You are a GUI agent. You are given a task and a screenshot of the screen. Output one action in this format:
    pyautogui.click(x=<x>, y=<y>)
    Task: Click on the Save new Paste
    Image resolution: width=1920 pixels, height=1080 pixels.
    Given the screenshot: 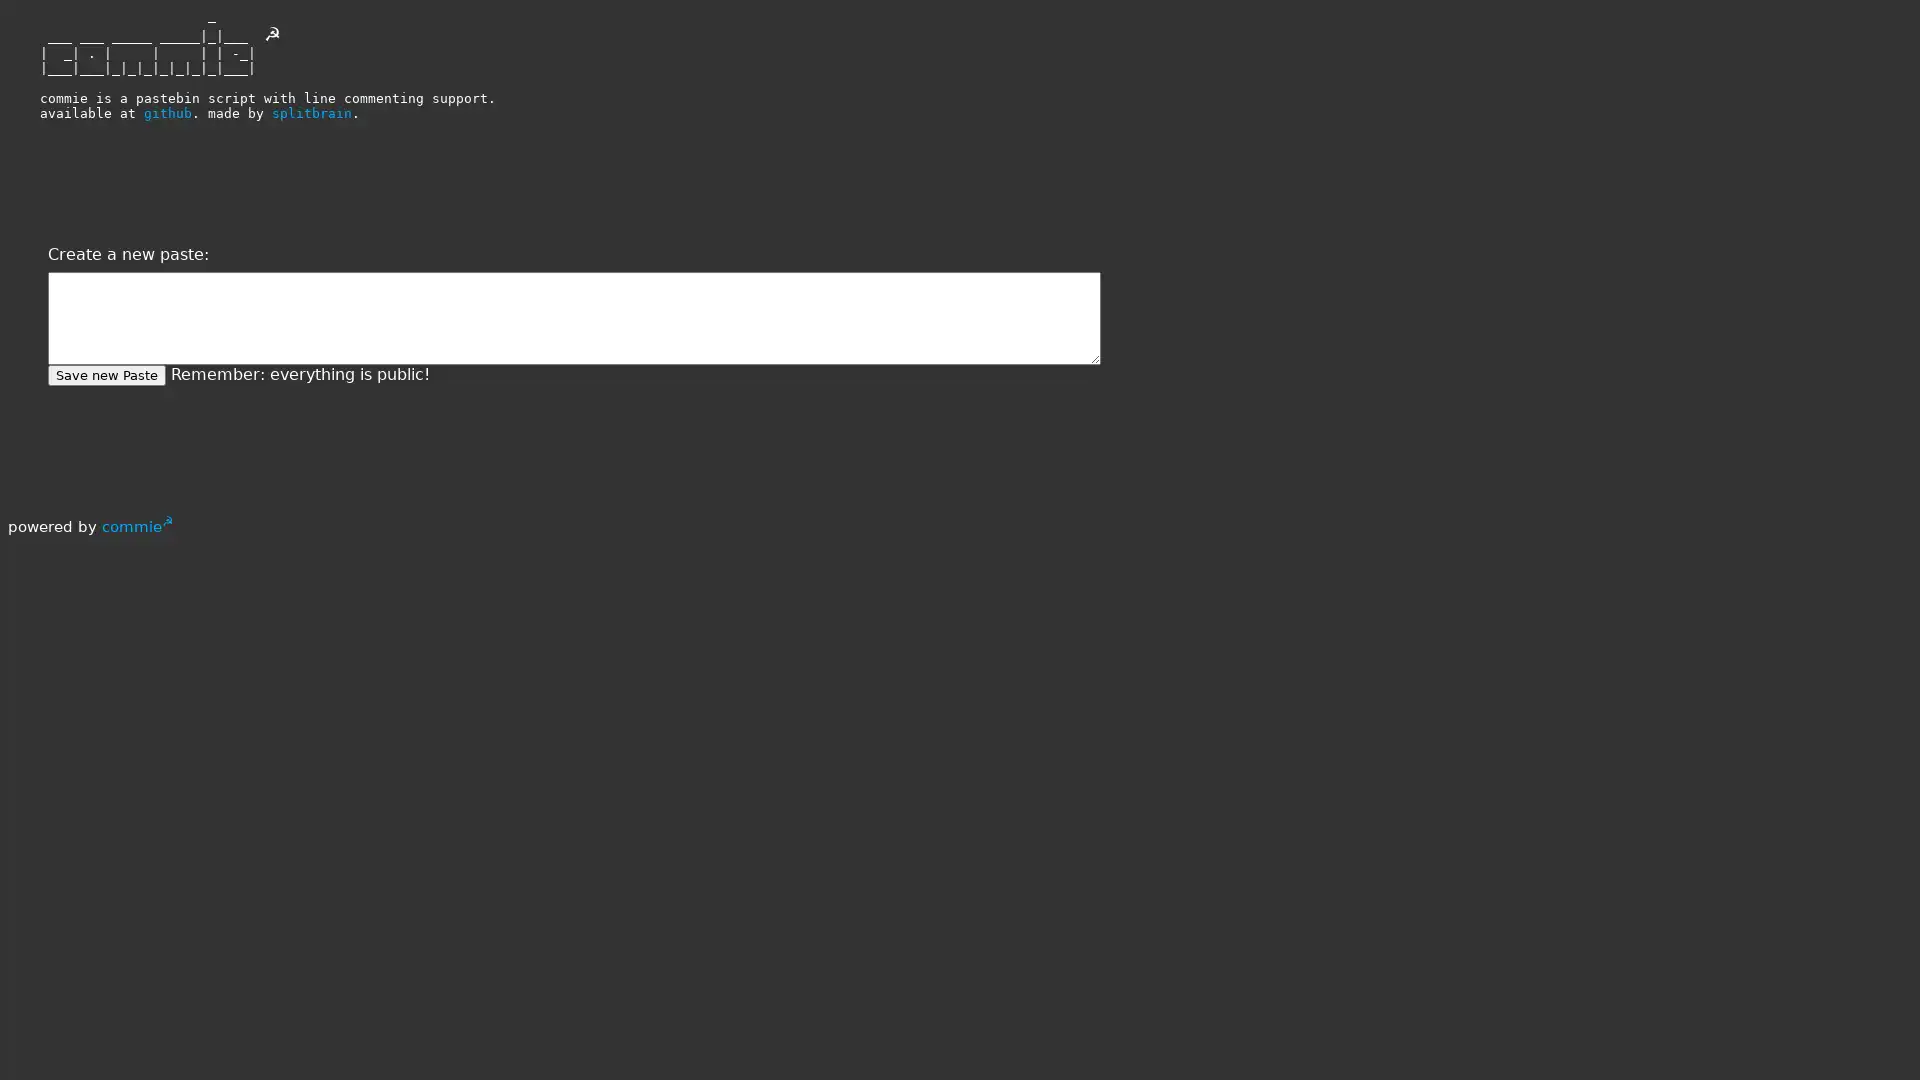 What is the action you would take?
    pyautogui.click(x=105, y=375)
    